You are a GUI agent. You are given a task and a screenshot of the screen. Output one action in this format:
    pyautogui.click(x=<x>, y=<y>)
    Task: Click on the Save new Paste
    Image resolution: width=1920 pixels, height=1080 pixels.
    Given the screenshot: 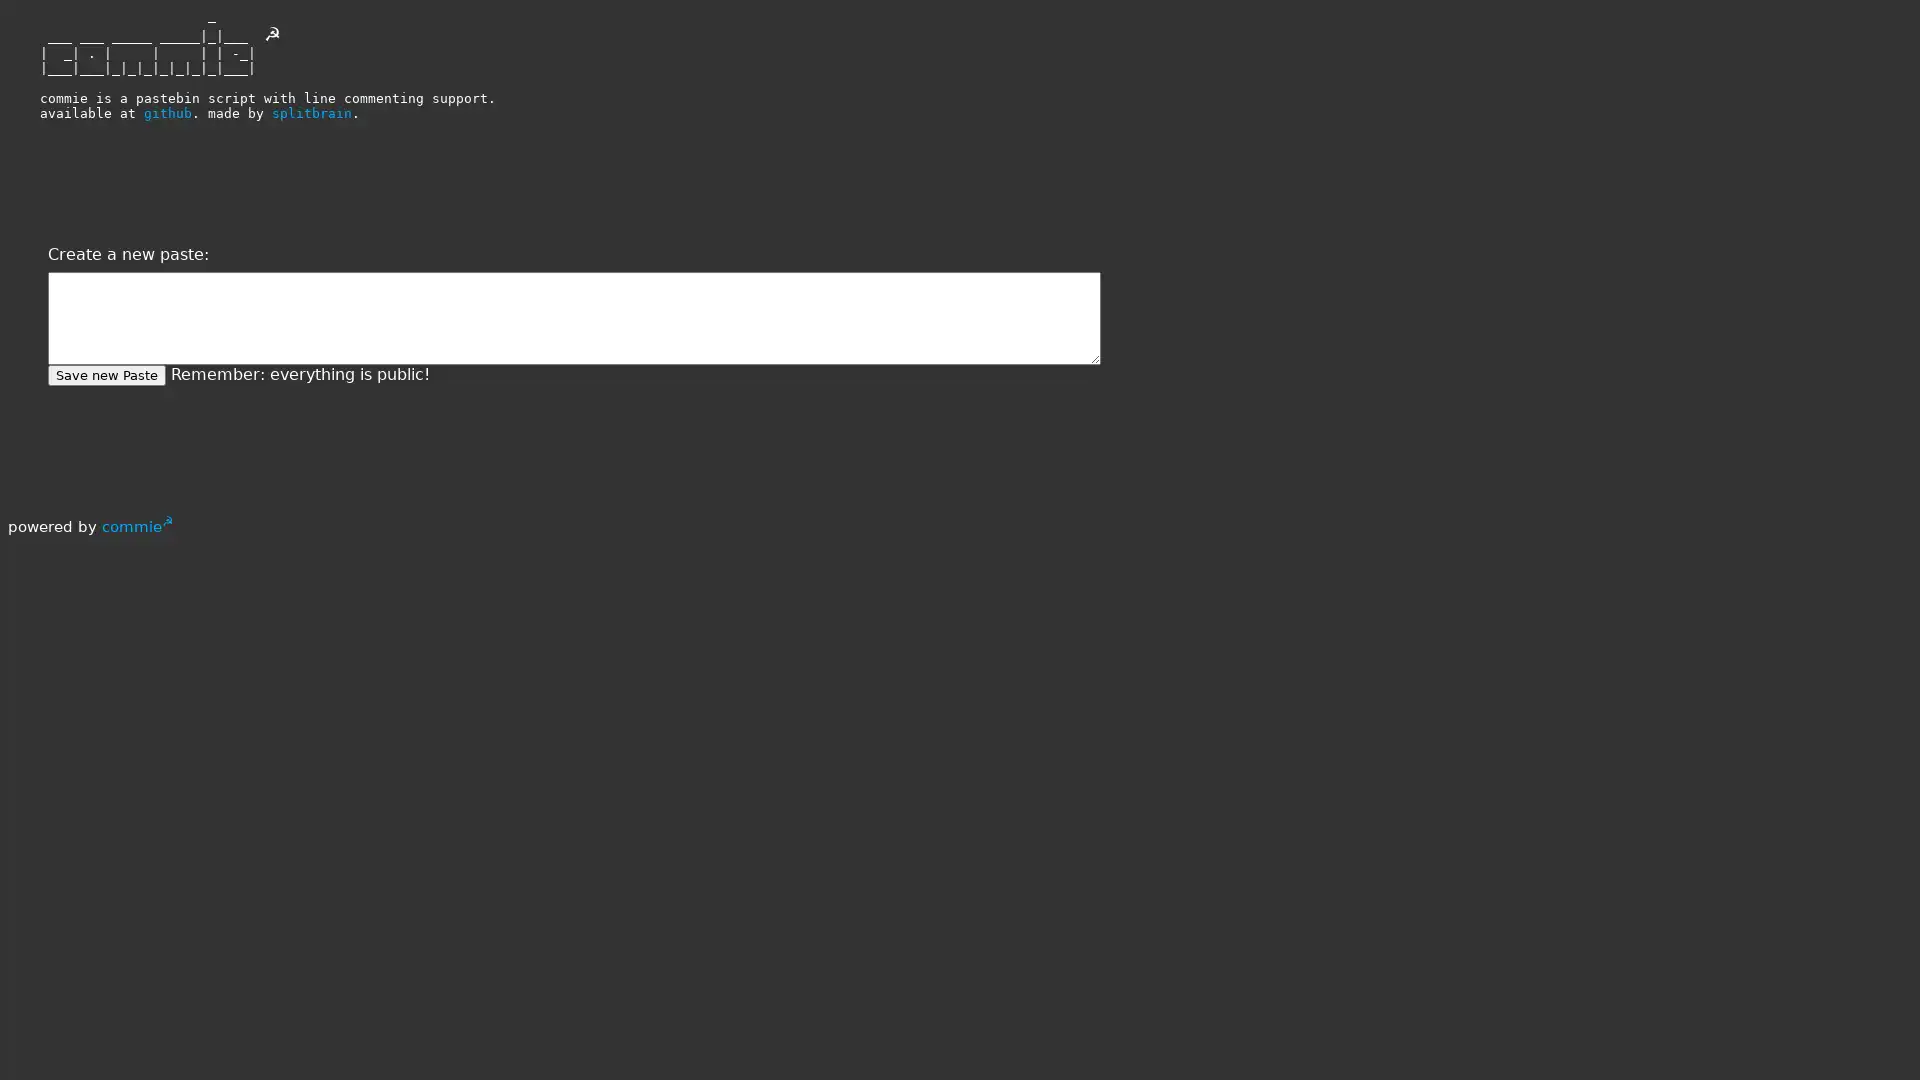 What is the action you would take?
    pyautogui.click(x=105, y=375)
    